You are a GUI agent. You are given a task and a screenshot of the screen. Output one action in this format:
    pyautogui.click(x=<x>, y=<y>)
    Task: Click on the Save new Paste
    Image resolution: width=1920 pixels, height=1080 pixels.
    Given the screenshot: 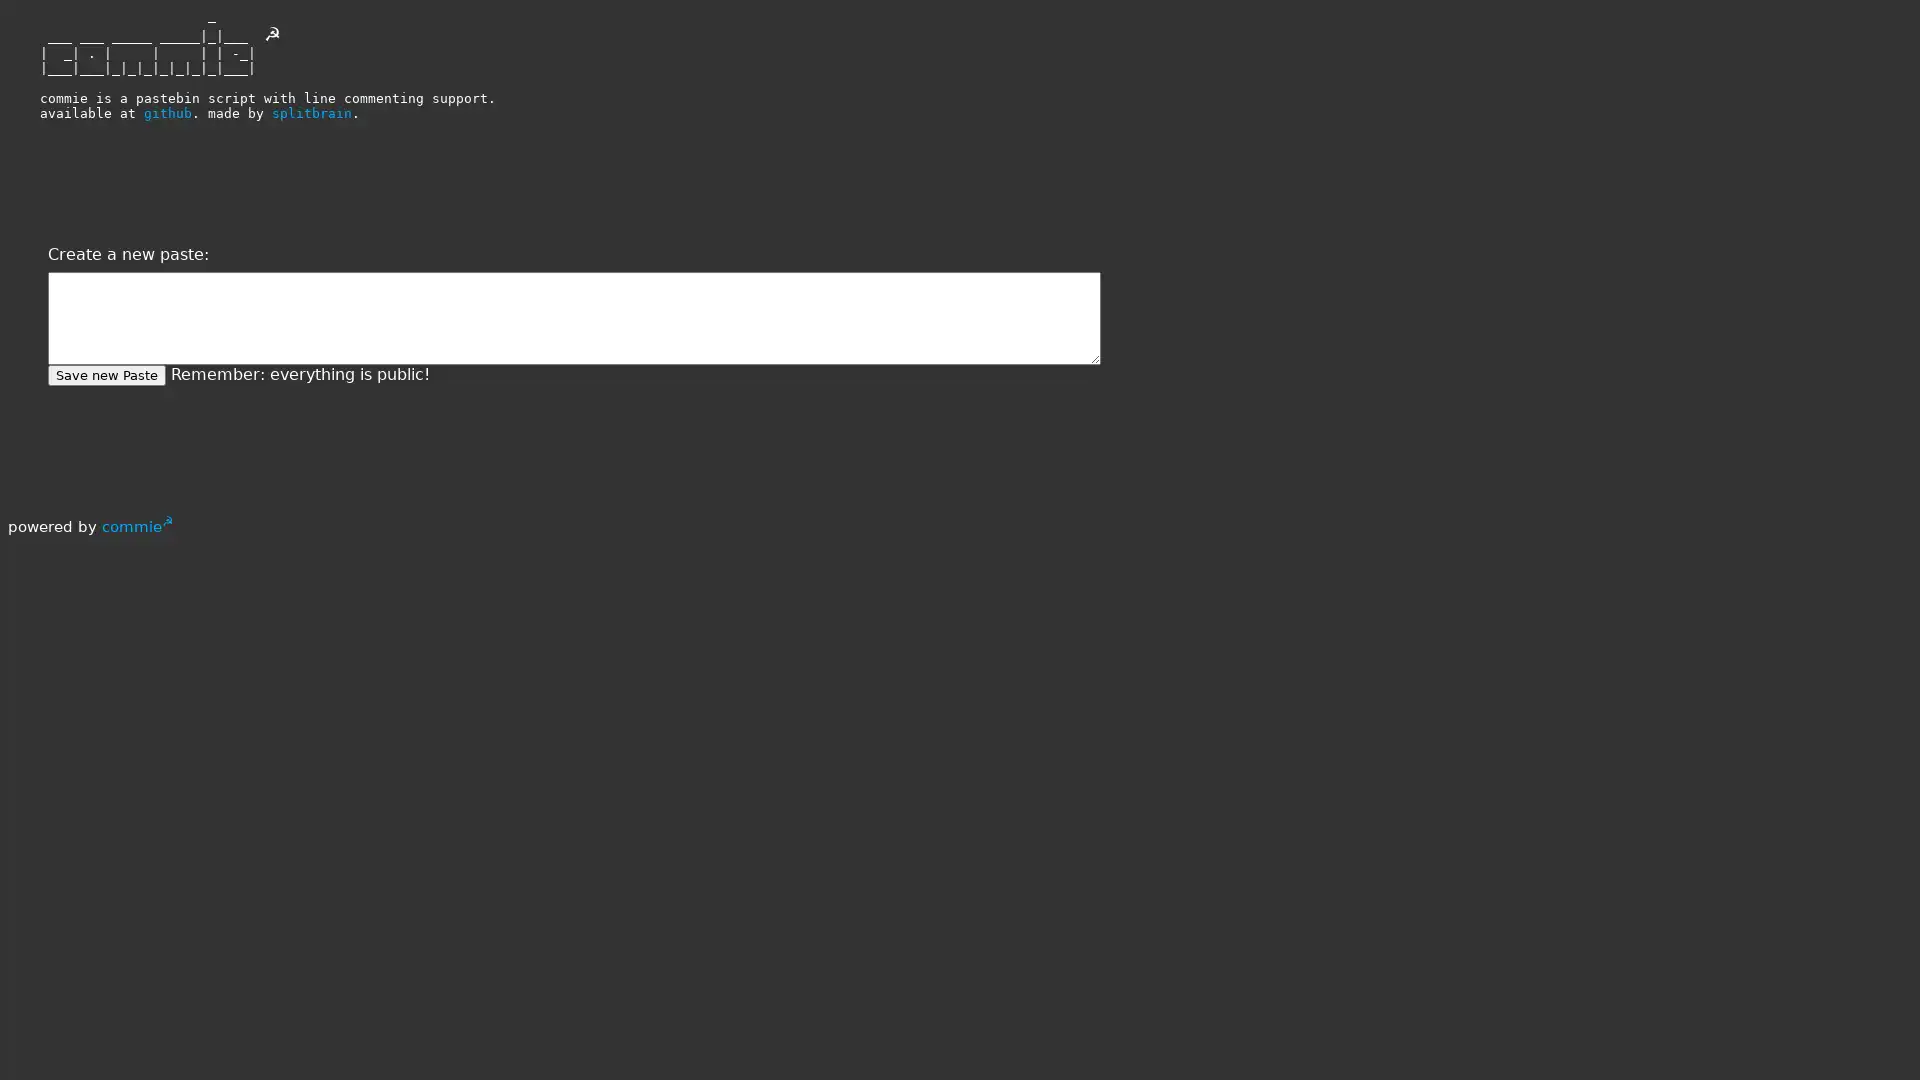 What is the action you would take?
    pyautogui.click(x=105, y=375)
    